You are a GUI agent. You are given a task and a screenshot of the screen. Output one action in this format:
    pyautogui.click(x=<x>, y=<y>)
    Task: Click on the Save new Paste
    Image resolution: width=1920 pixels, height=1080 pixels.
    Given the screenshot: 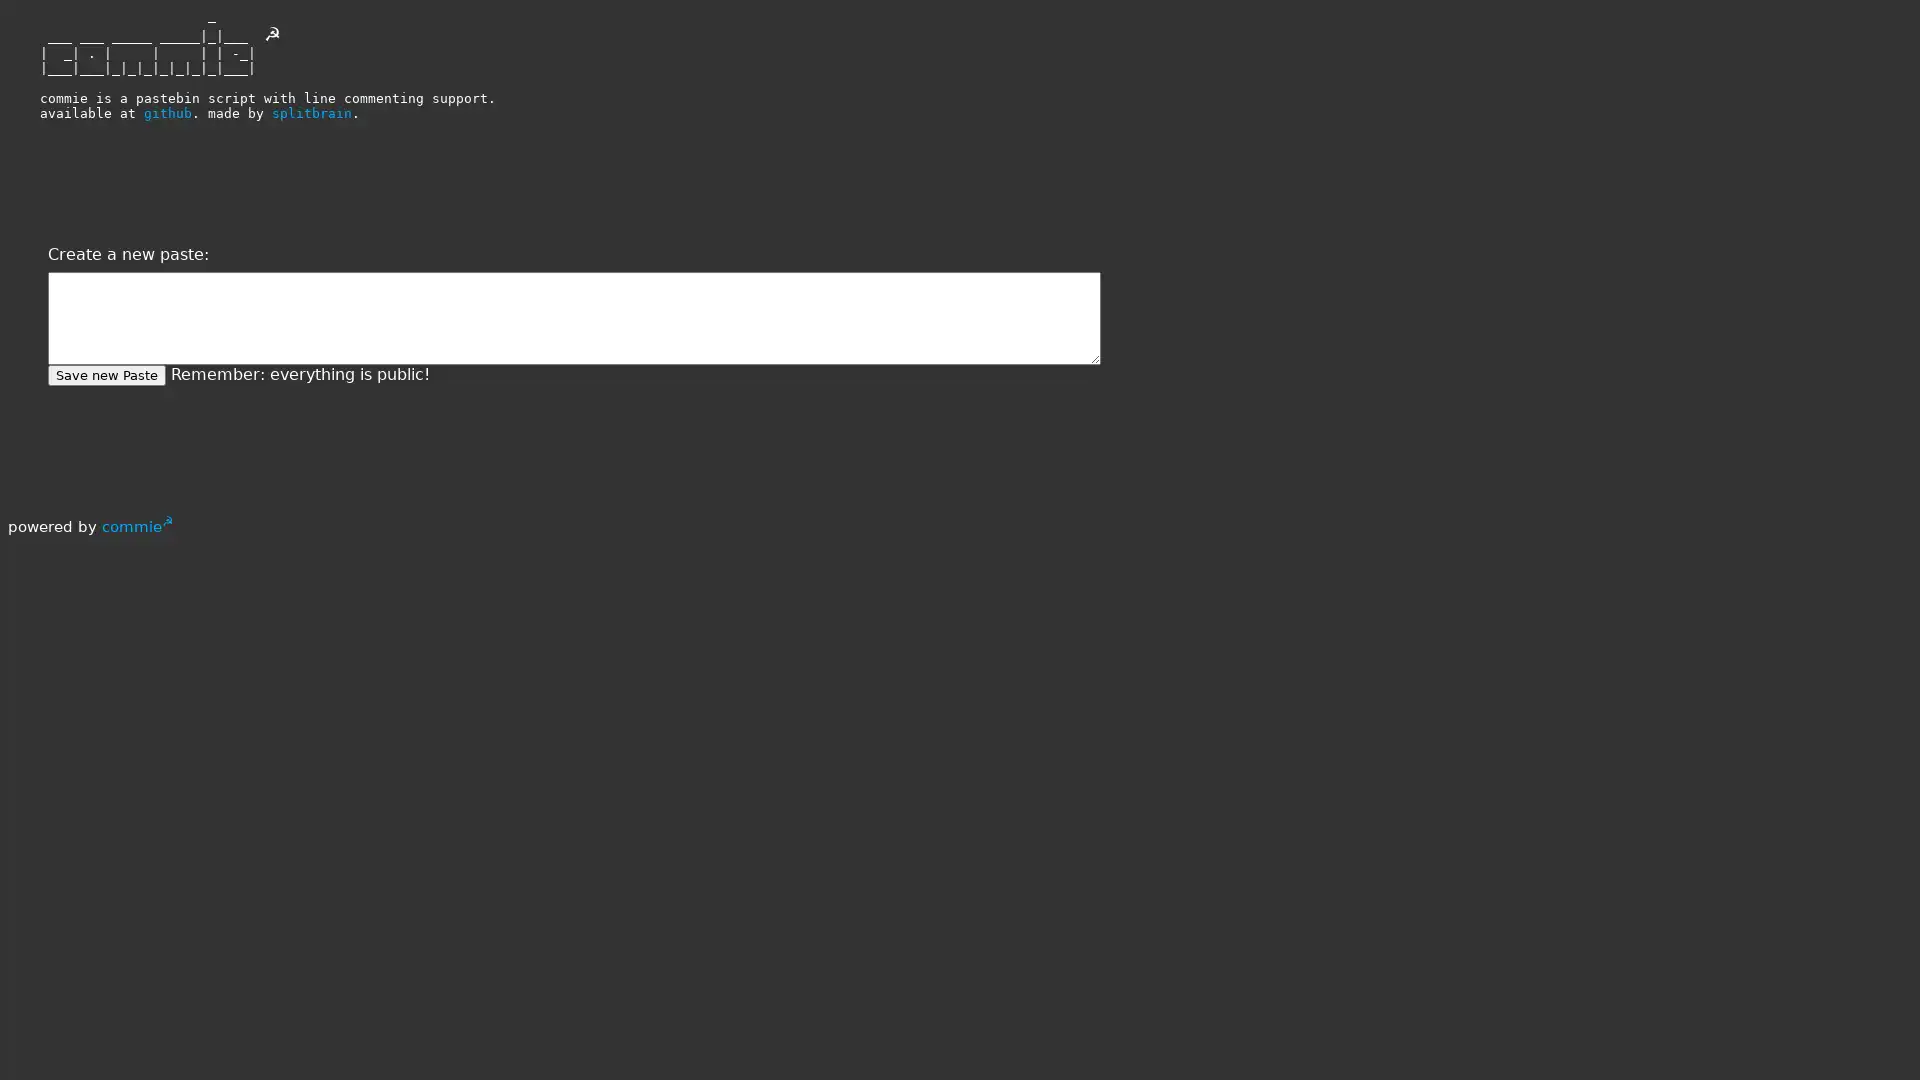 What is the action you would take?
    pyautogui.click(x=105, y=375)
    